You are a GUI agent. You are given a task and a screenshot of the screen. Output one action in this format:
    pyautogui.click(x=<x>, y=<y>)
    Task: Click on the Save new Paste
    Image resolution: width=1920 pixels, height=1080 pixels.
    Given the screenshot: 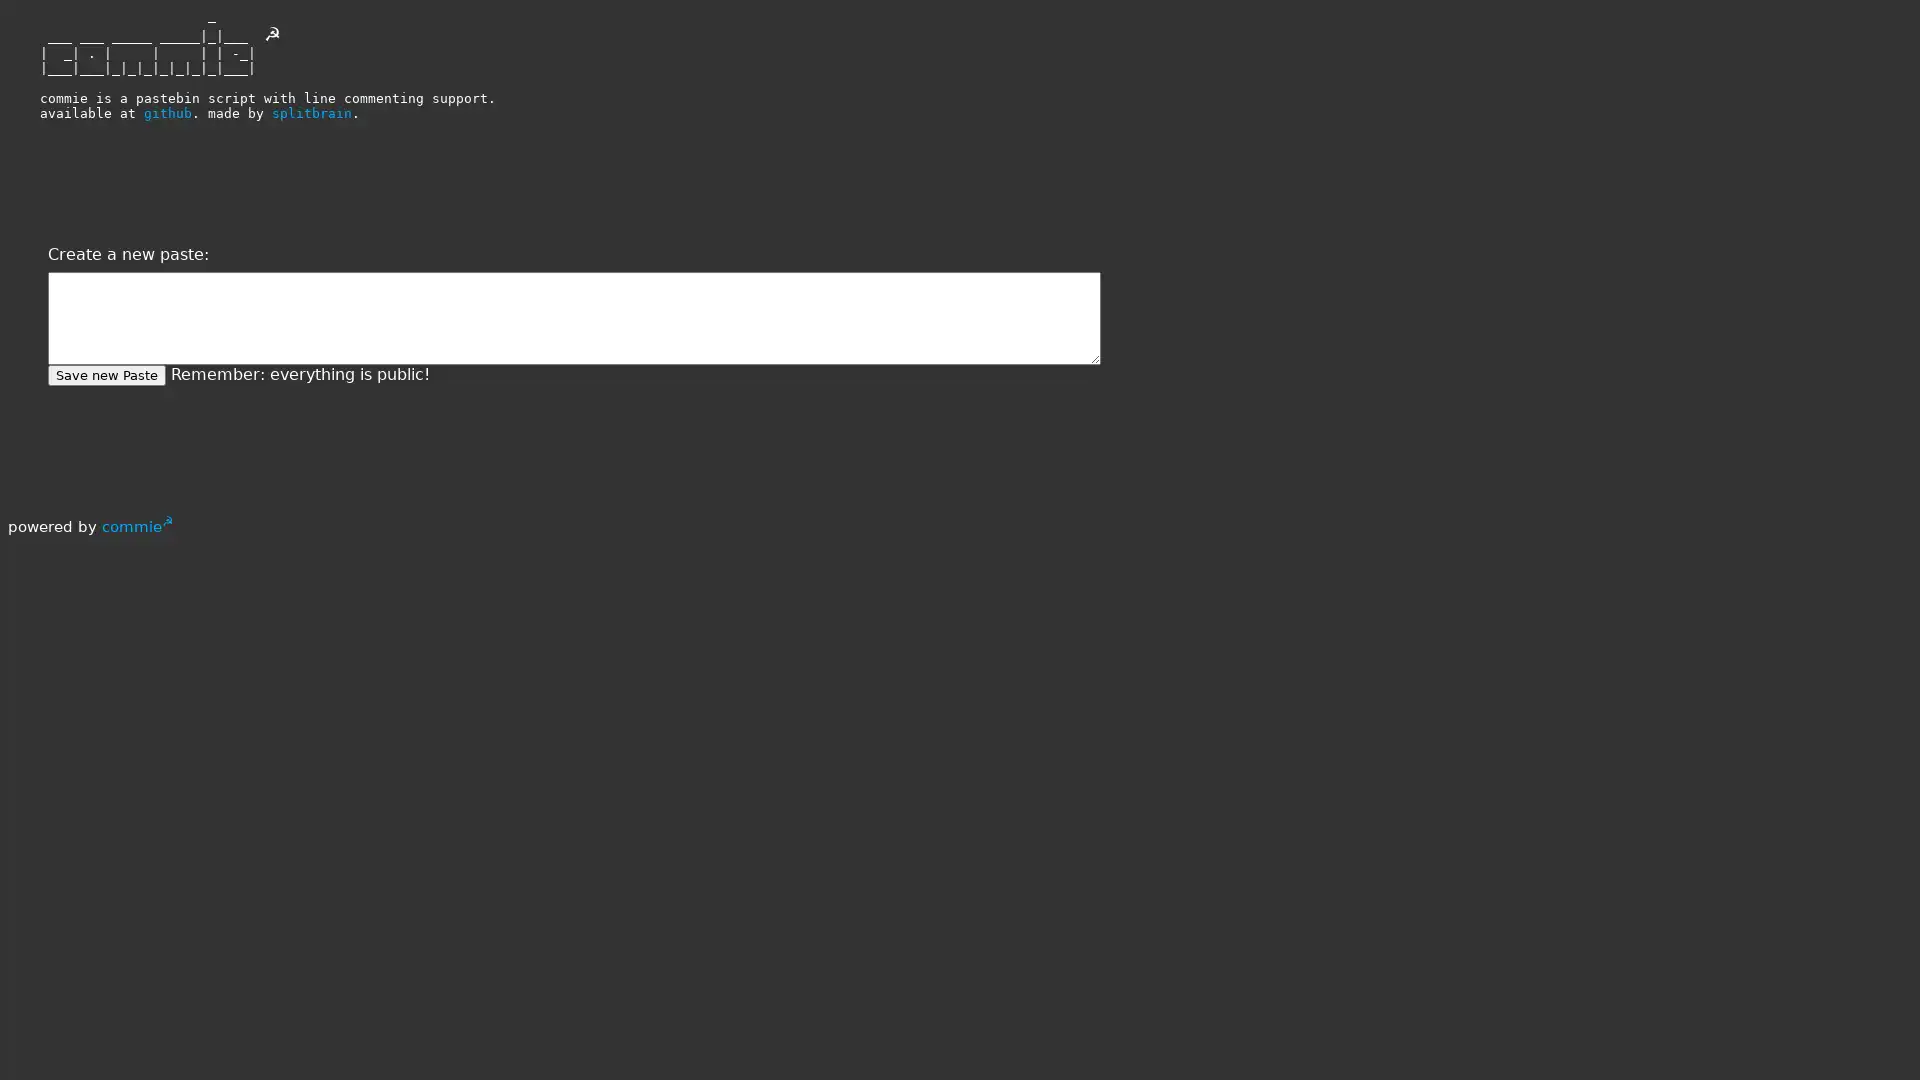 What is the action you would take?
    pyautogui.click(x=105, y=375)
    